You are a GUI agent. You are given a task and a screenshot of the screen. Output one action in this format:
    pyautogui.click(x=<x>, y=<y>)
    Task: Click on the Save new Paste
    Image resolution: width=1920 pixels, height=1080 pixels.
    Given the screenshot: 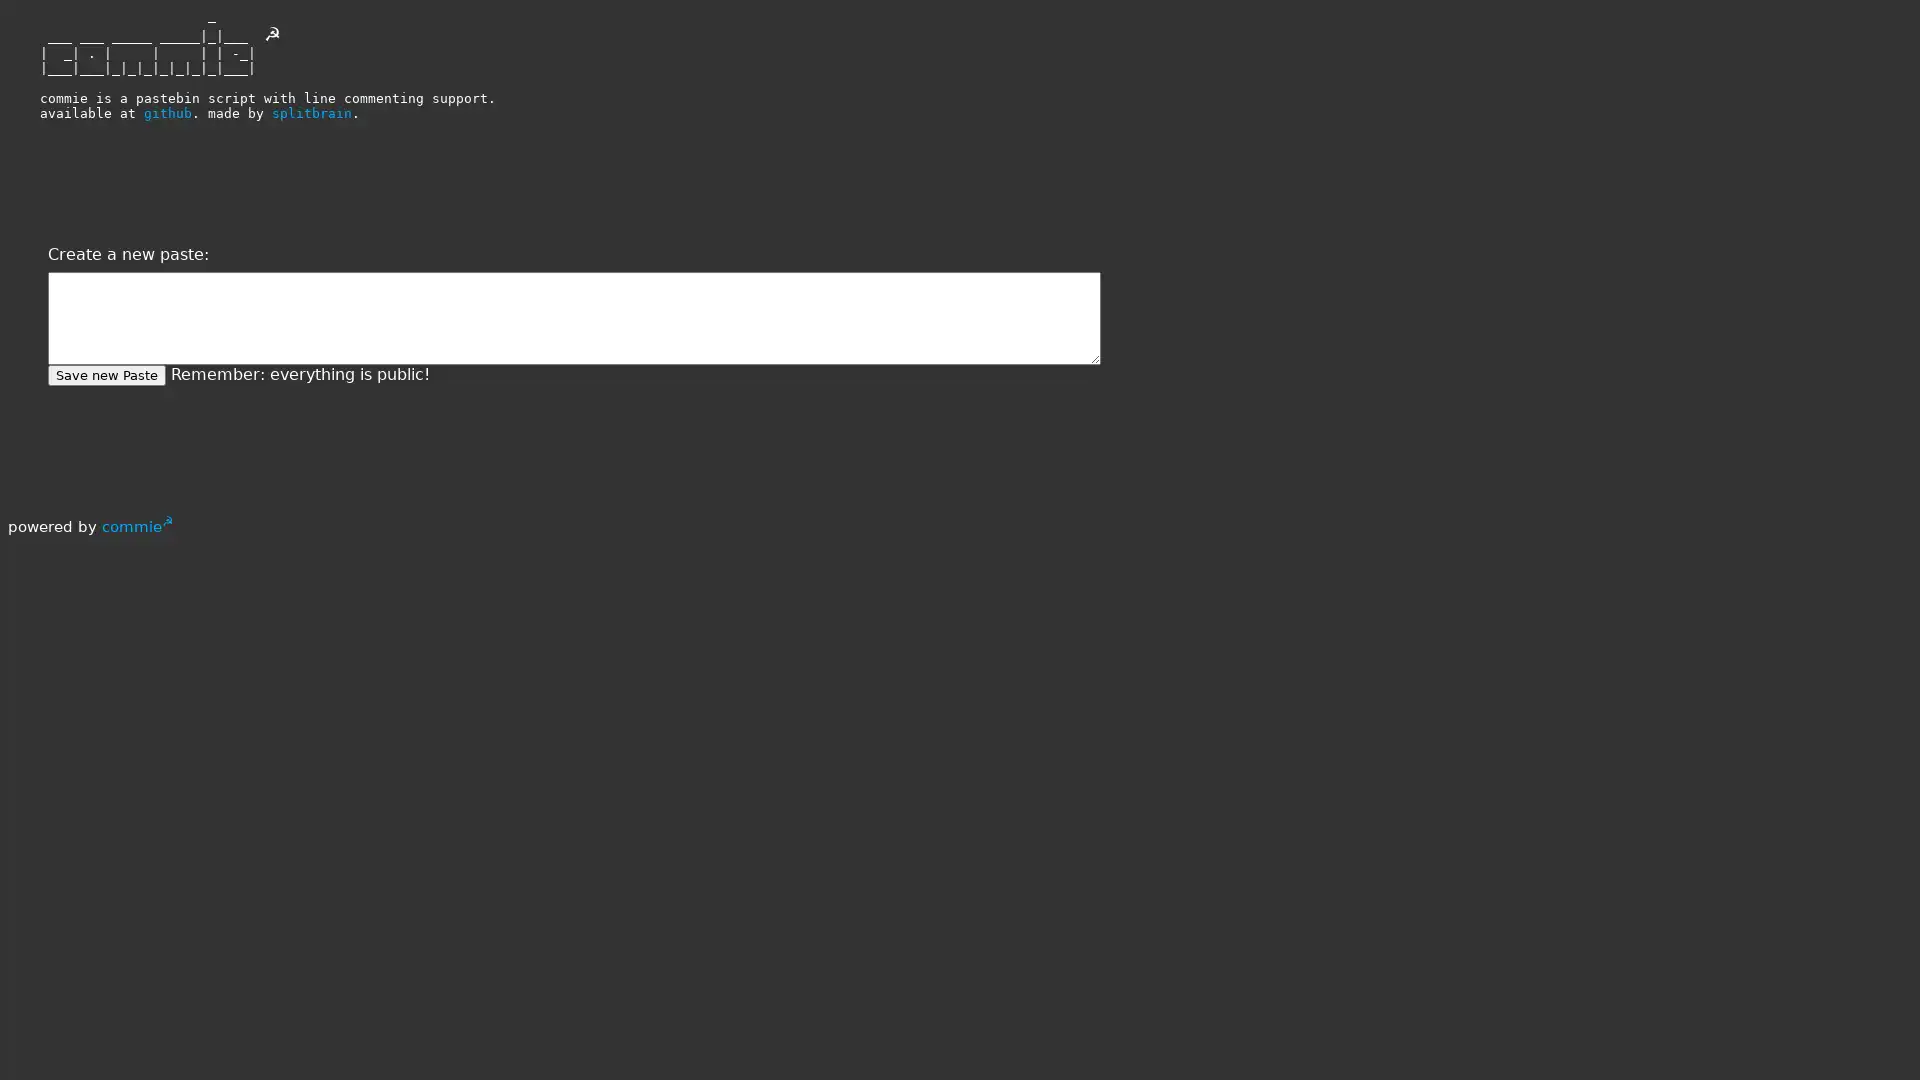 What is the action you would take?
    pyautogui.click(x=105, y=375)
    